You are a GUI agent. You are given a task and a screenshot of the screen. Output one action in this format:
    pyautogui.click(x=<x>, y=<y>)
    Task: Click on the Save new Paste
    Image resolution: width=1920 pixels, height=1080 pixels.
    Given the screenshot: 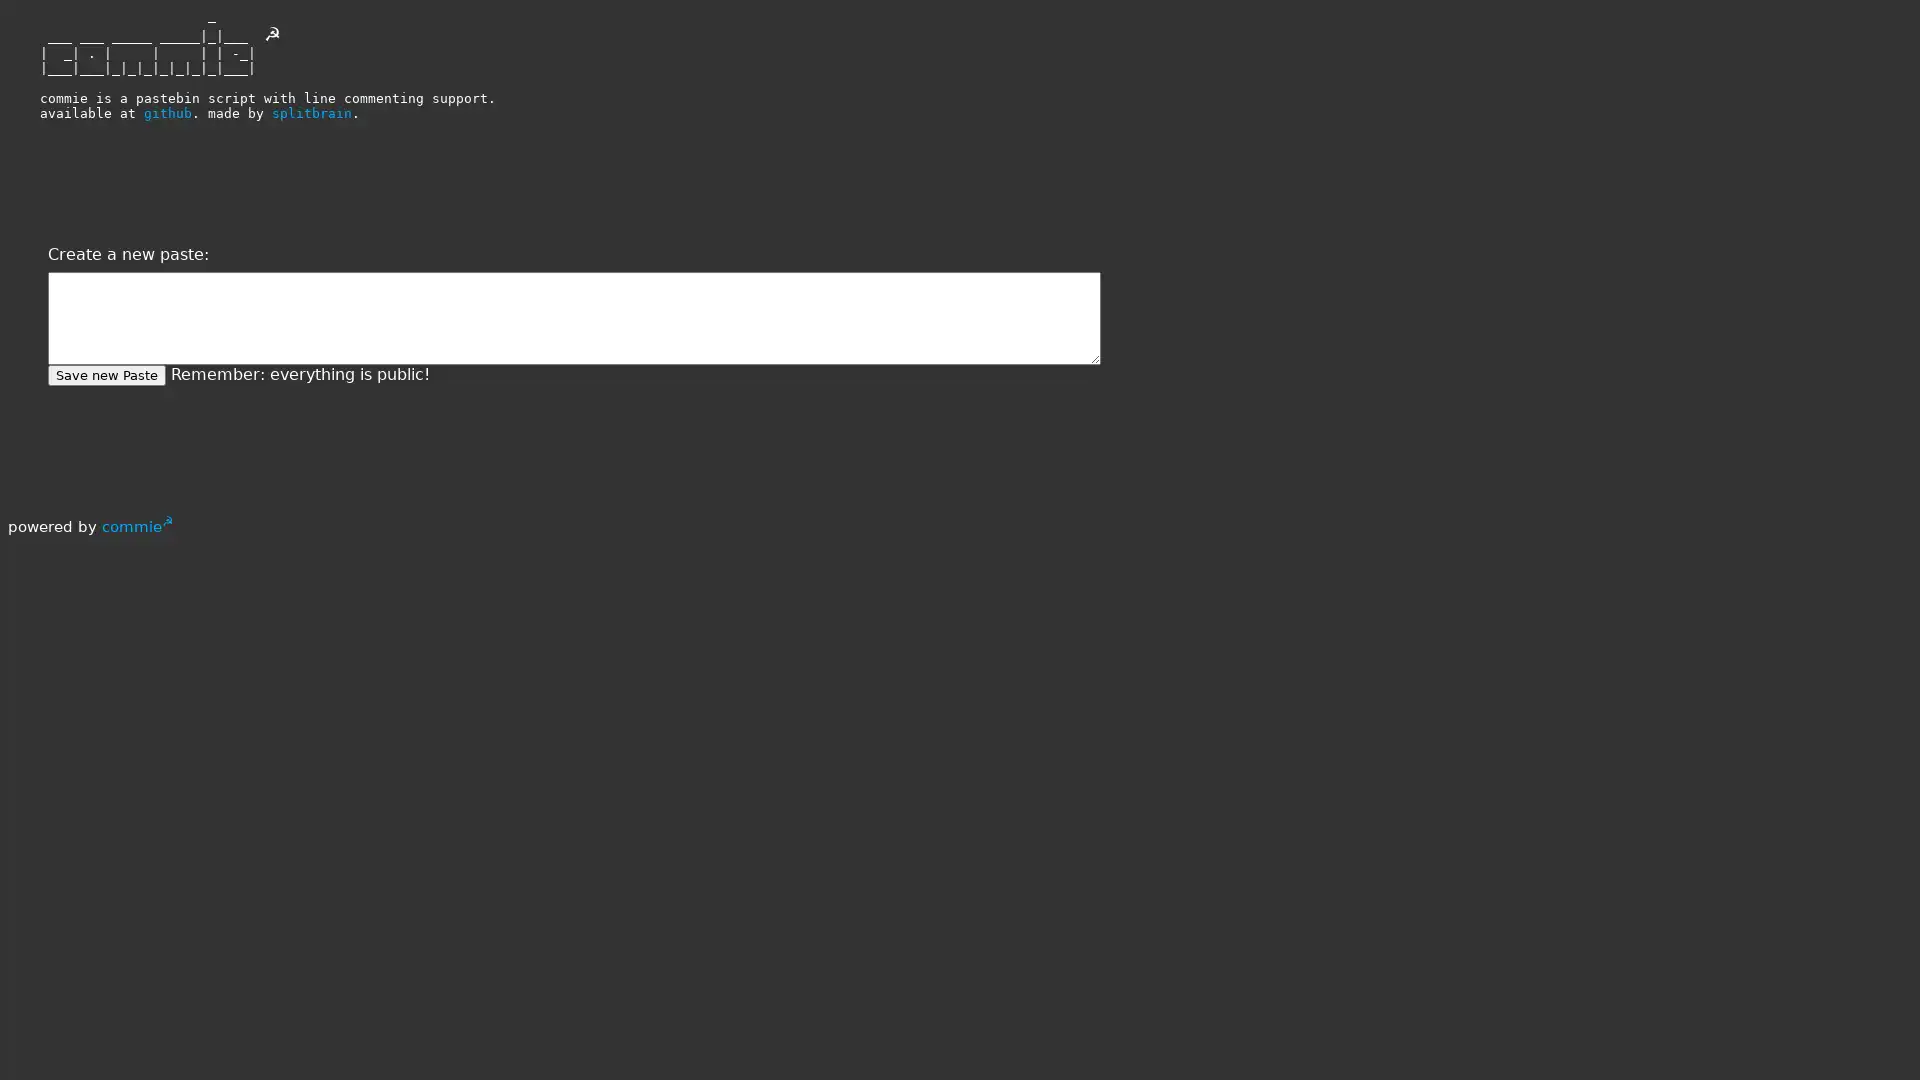 What is the action you would take?
    pyautogui.click(x=105, y=375)
    